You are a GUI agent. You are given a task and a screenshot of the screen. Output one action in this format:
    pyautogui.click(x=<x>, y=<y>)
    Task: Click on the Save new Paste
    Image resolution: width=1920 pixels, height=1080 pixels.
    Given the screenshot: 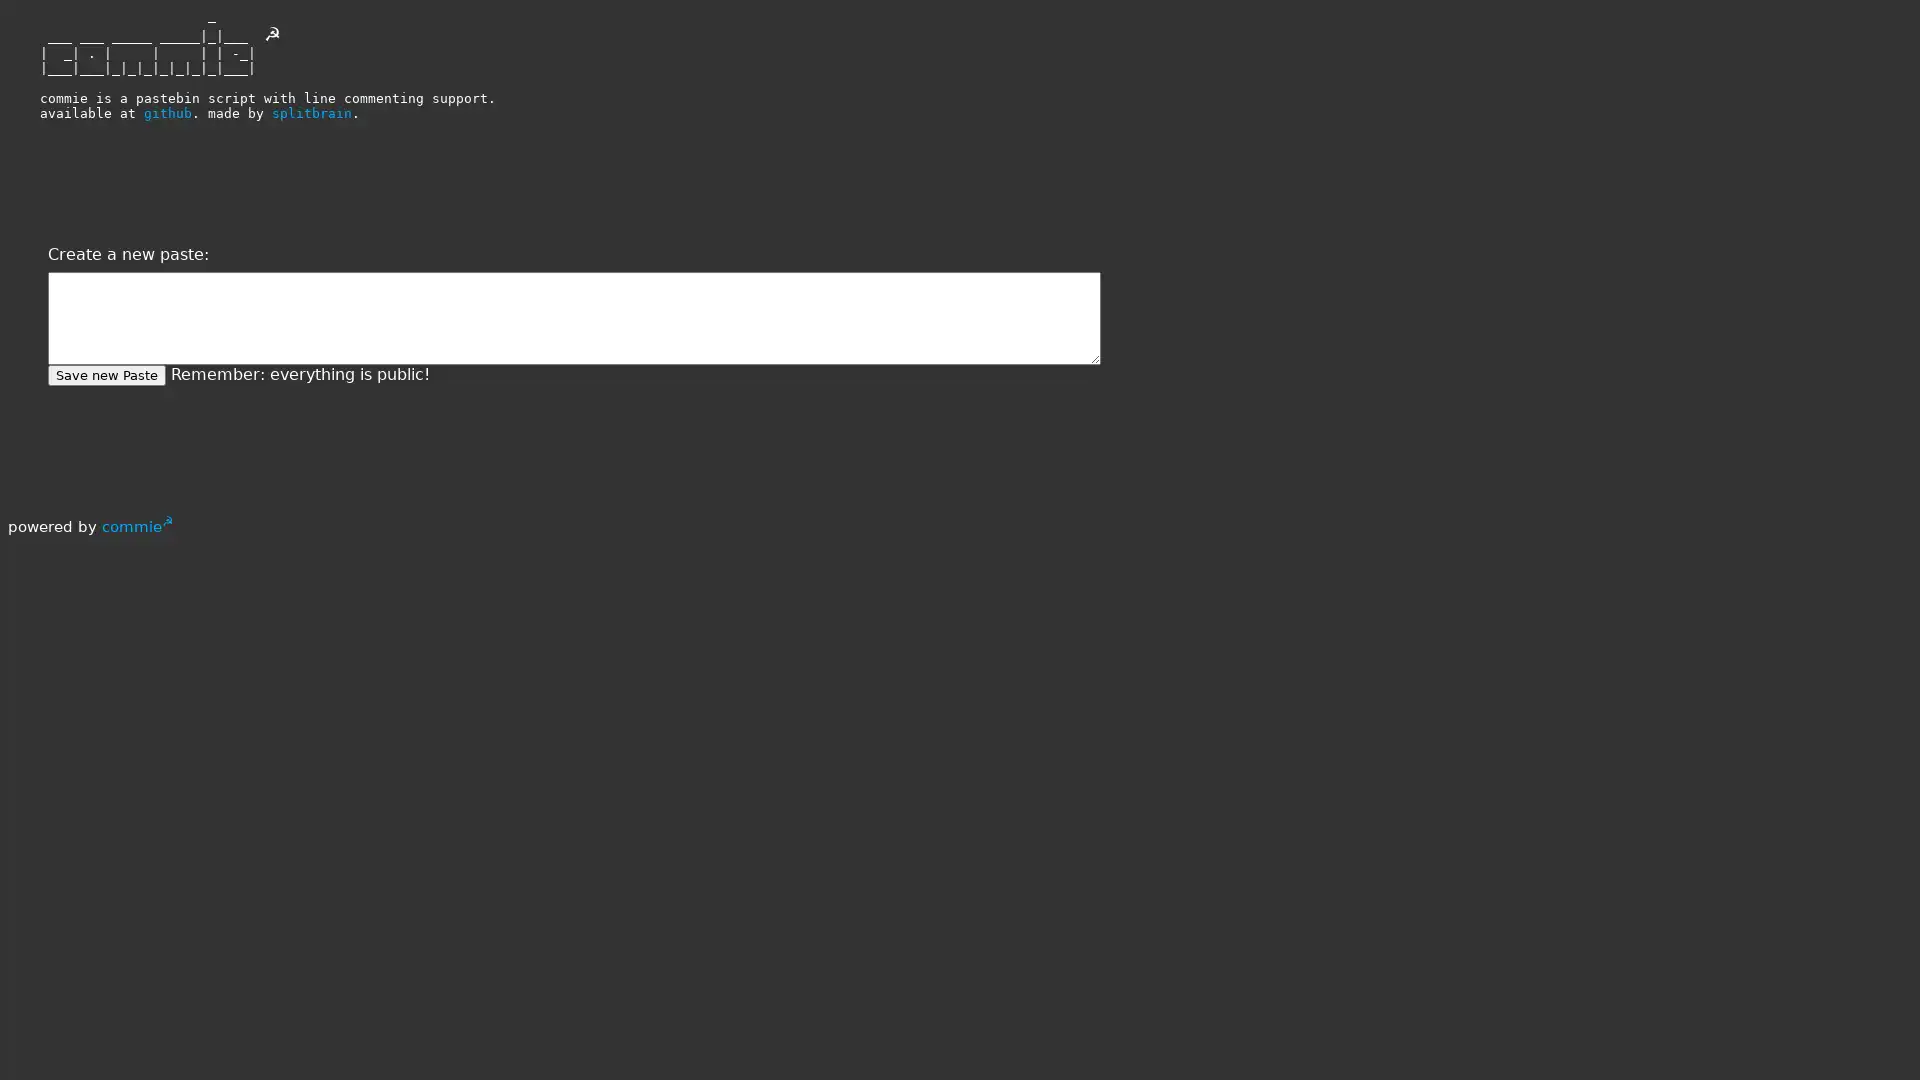 What is the action you would take?
    pyautogui.click(x=105, y=375)
    